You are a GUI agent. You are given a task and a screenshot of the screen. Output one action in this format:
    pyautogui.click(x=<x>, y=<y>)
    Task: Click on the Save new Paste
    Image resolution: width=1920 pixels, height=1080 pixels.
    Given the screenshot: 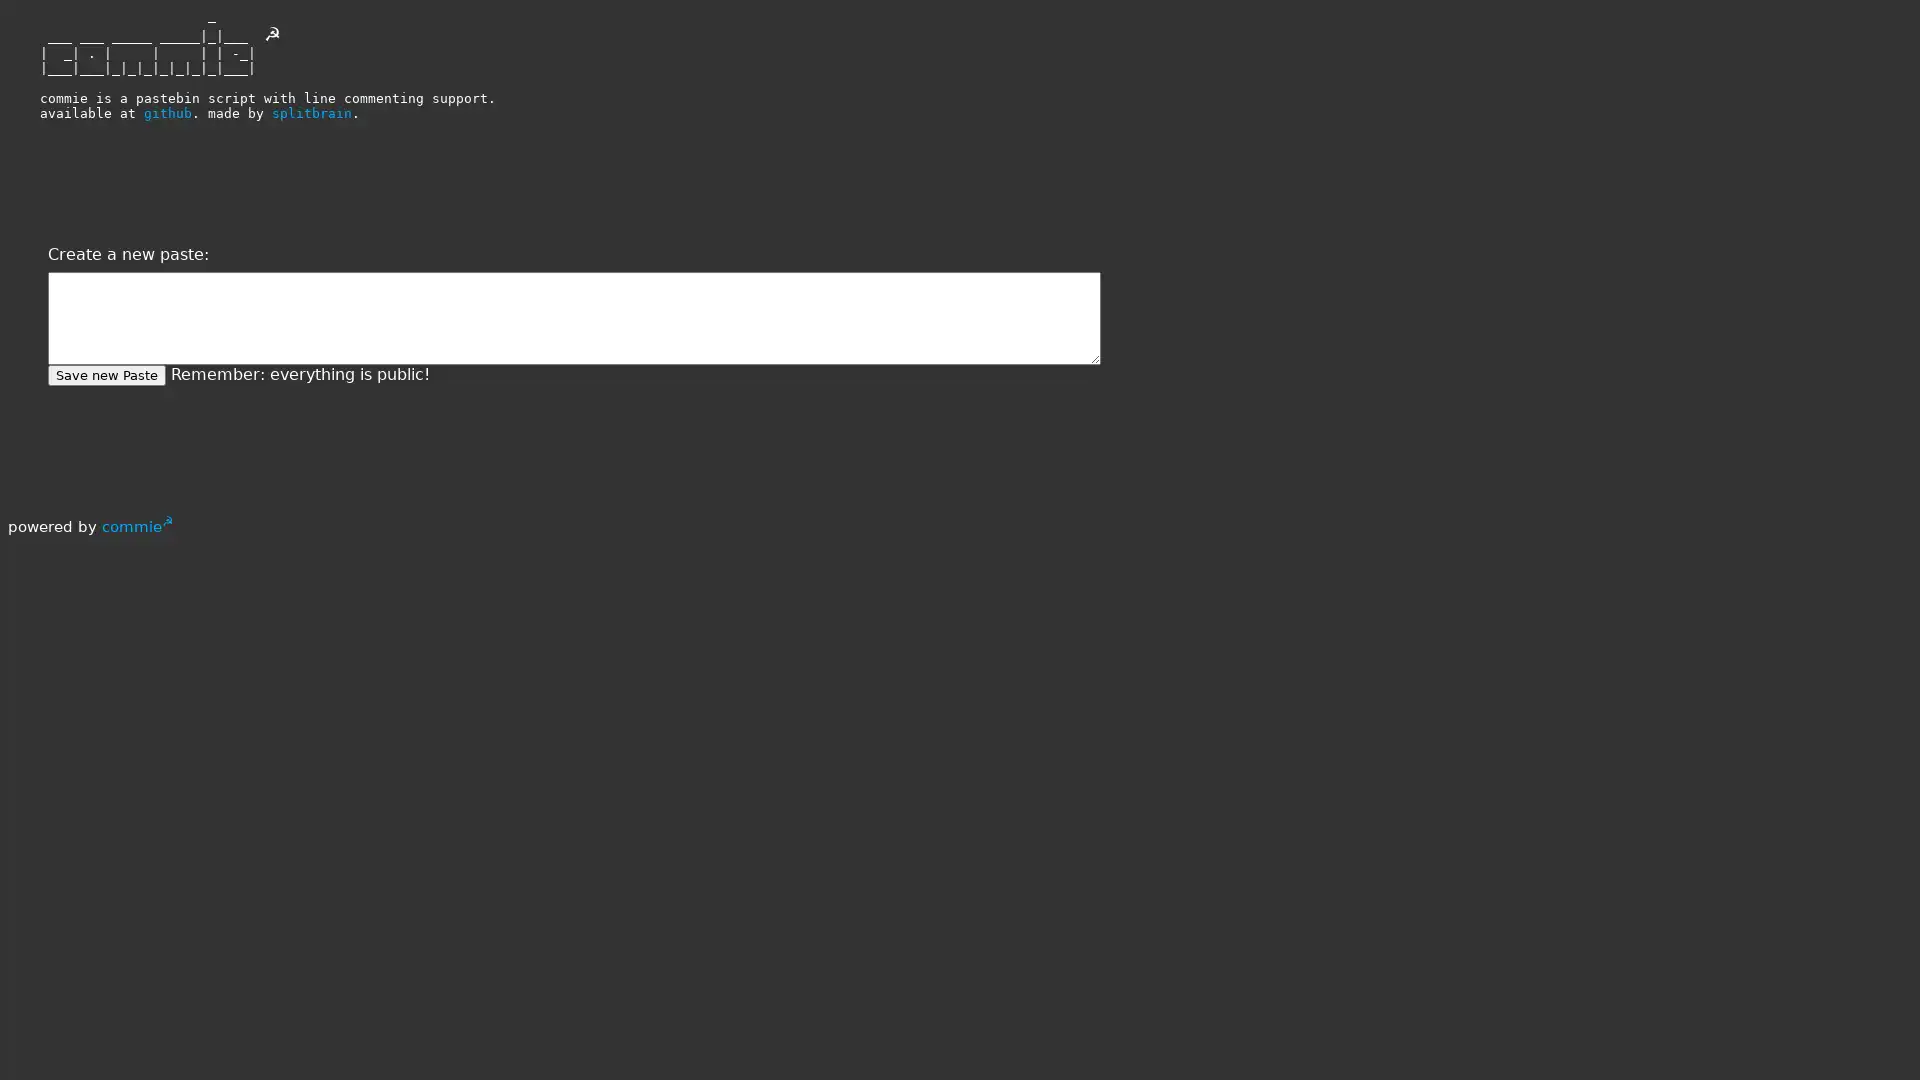 What is the action you would take?
    pyautogui.click(x=105, y=375)
    